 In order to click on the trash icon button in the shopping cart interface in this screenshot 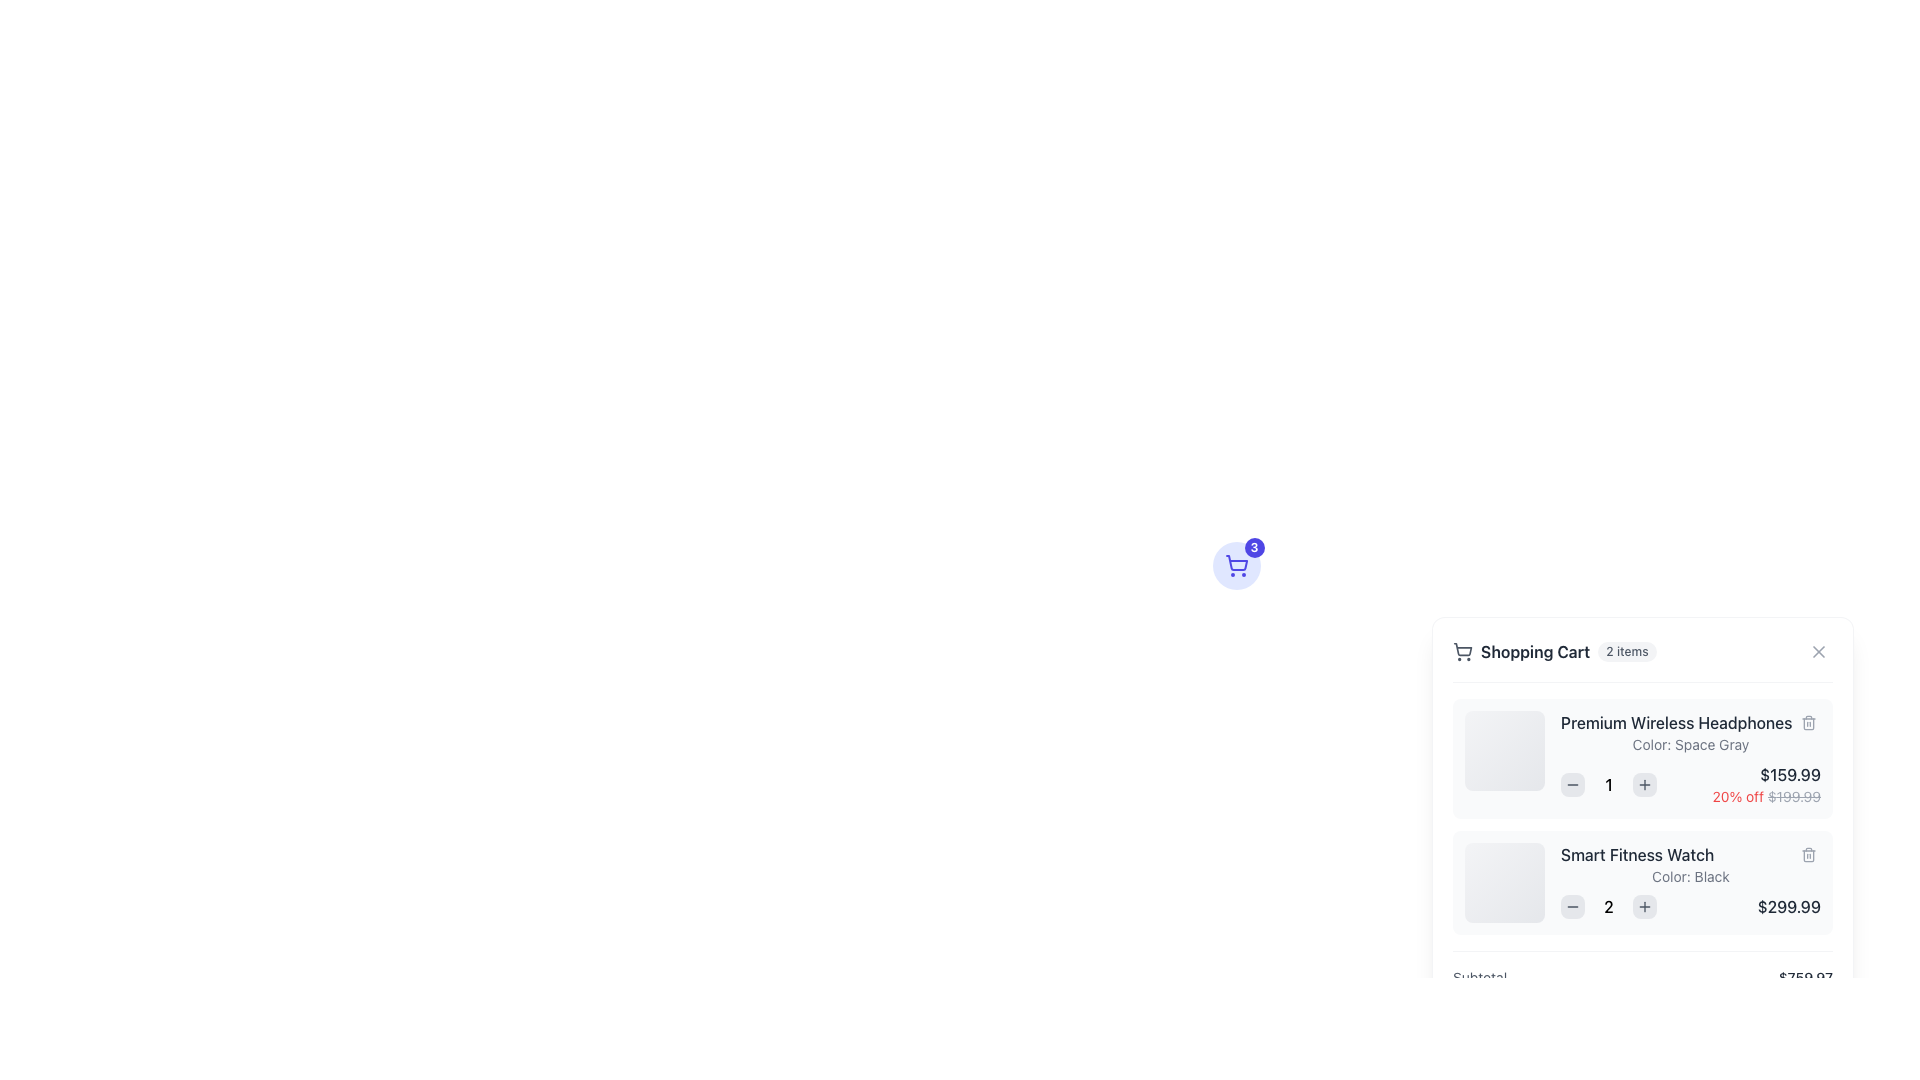, I will do `click(1809, 855)`.